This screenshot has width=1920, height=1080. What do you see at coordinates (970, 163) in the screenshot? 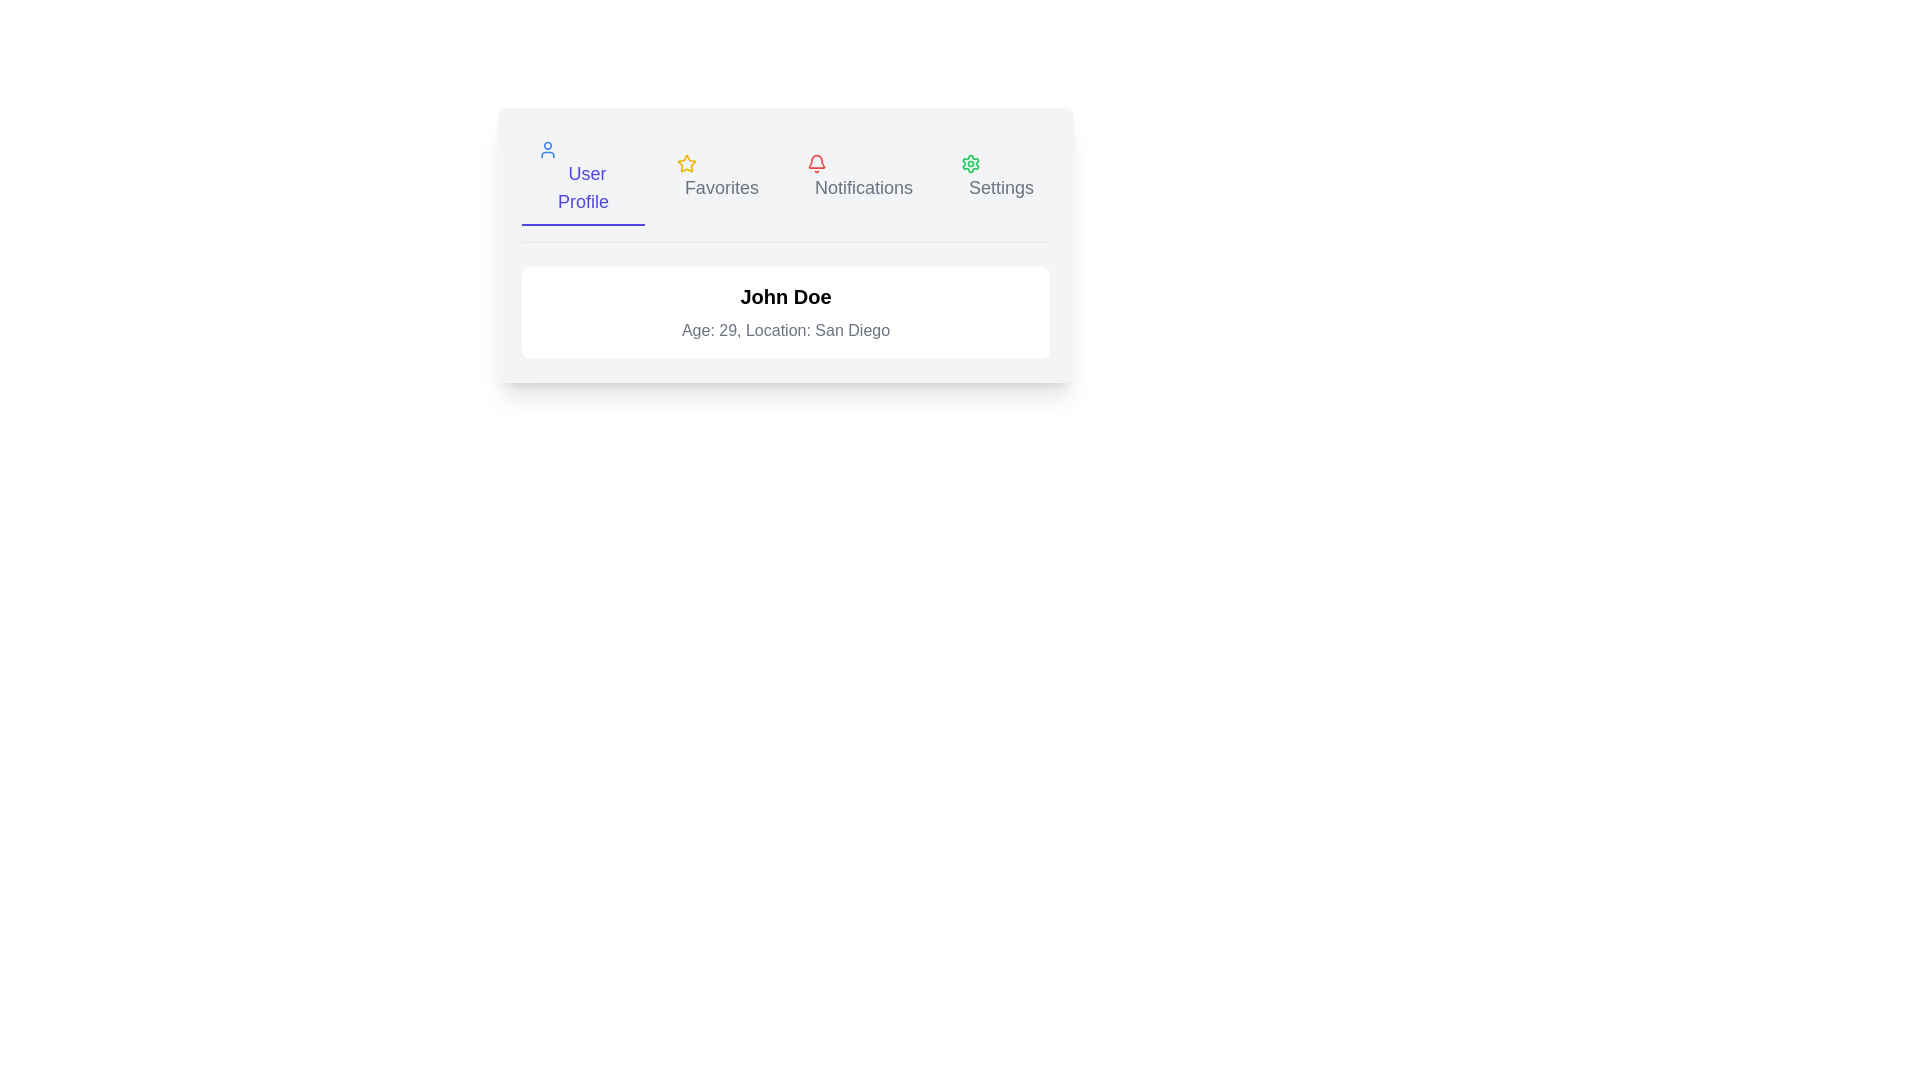
I see `the settings icon, which is a gear symbol located in the top-right section of the navigation bar` at bounding box center [970, 163].